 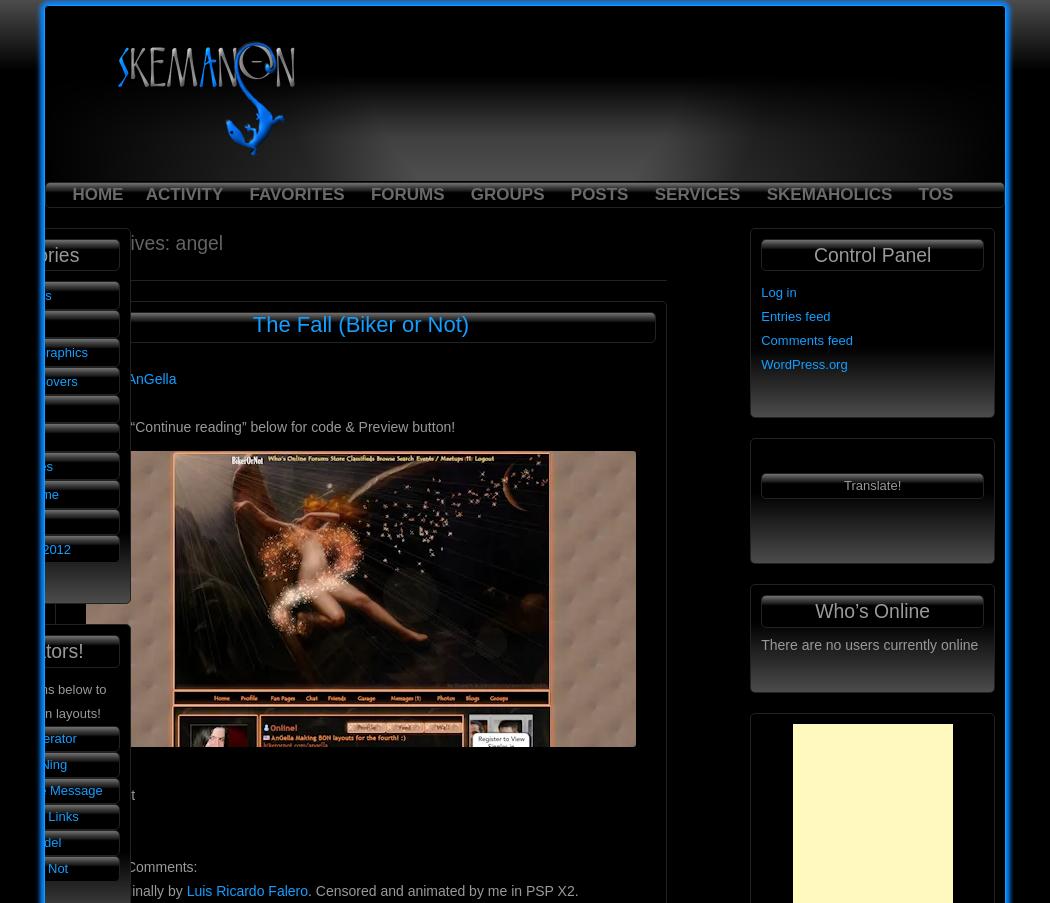 What do you see at coordinates (871, 485) in the screenshot?
I see `'Translate!'` at bounding box center [871, 485].